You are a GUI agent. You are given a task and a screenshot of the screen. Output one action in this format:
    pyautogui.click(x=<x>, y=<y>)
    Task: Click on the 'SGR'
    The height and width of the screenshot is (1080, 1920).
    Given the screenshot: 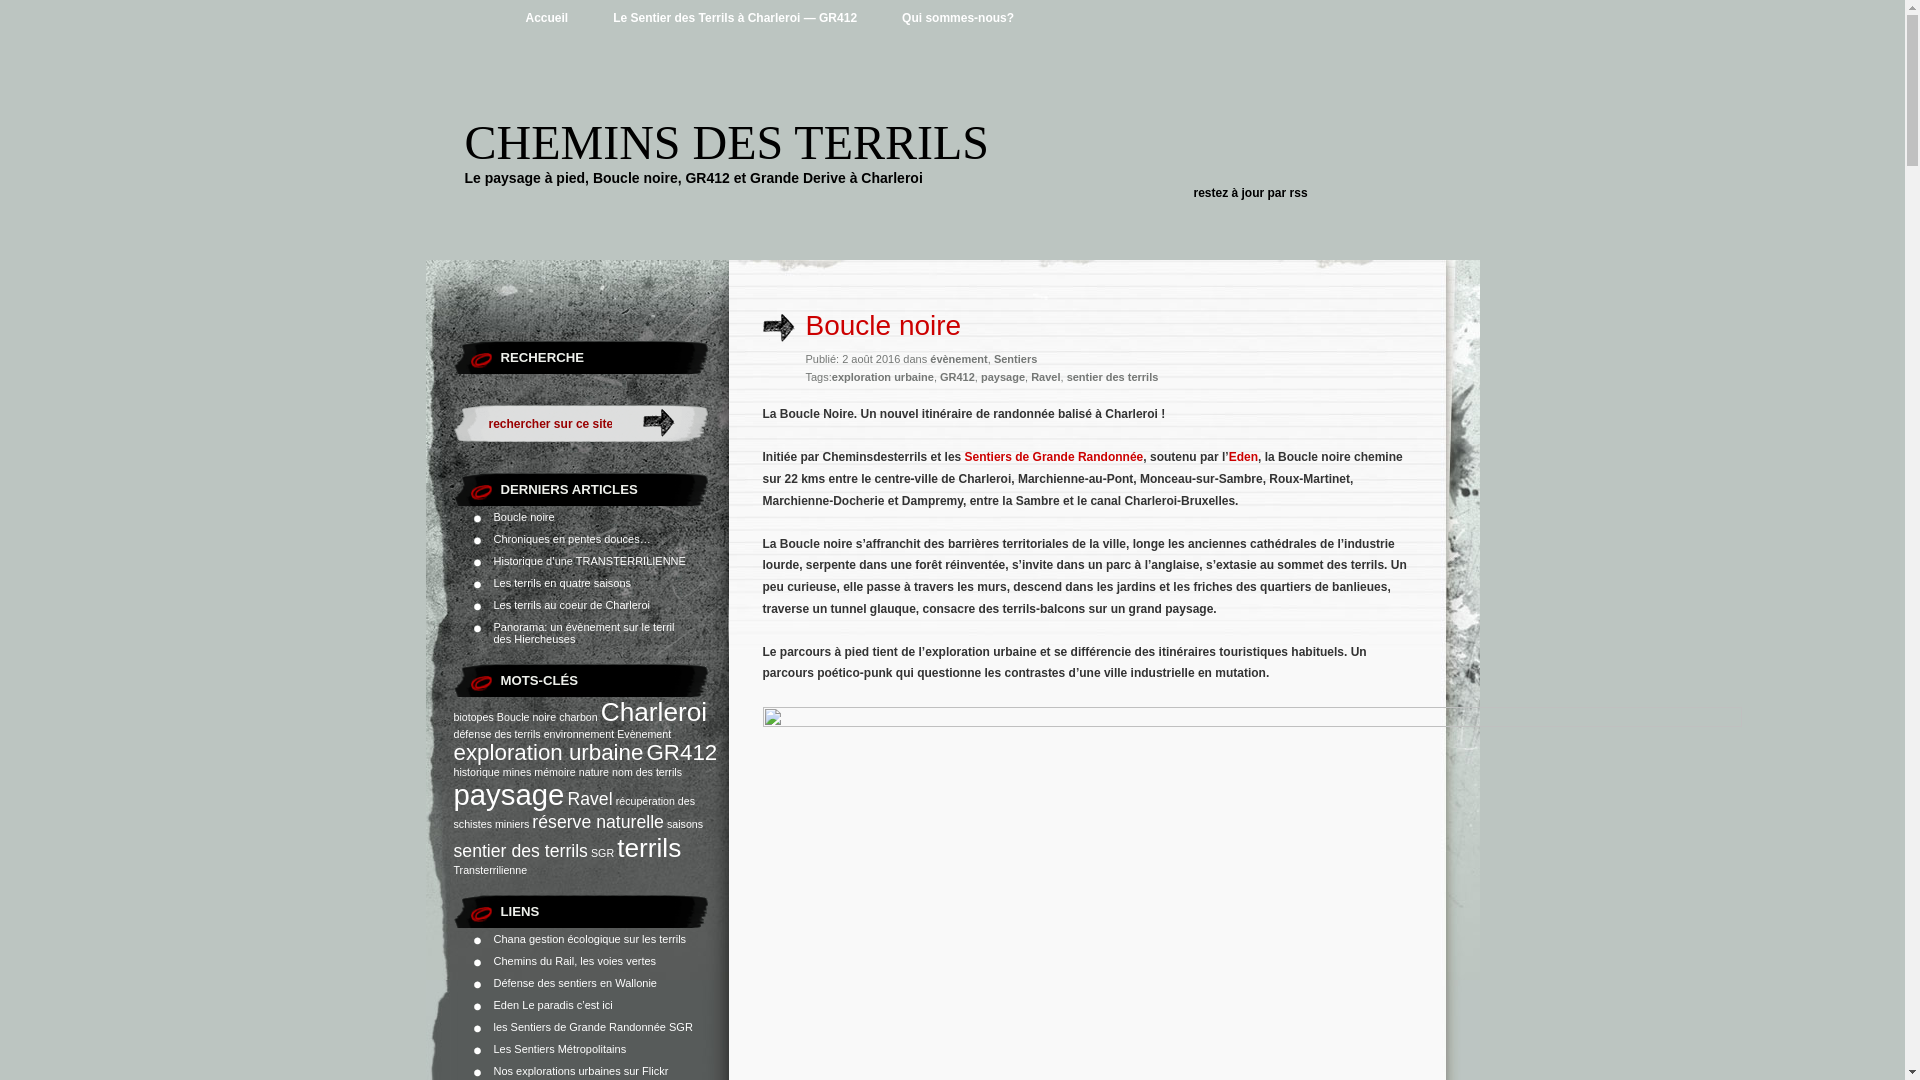 What is the action you would take?
    pyautogui.click(x=589, y=852)
    